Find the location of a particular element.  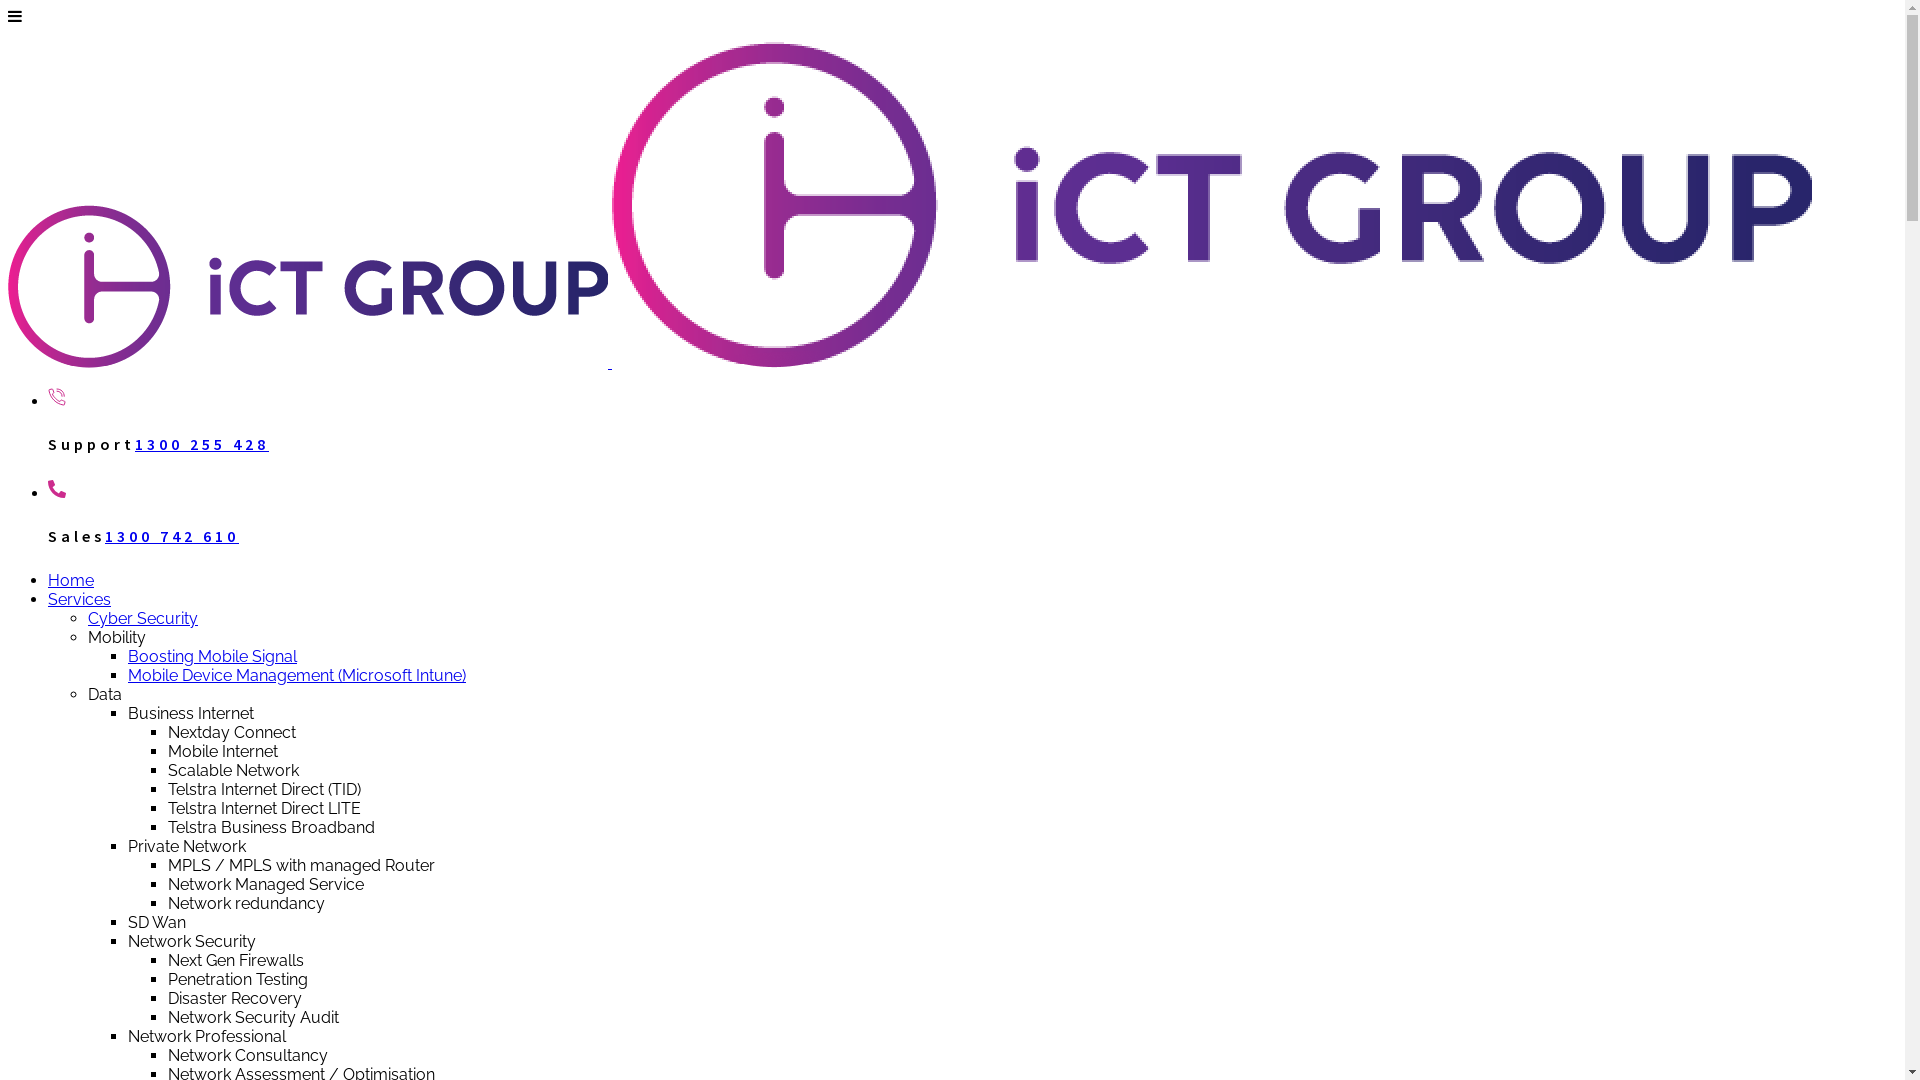

'Network Professional' is located at coordinates (206, 1035).